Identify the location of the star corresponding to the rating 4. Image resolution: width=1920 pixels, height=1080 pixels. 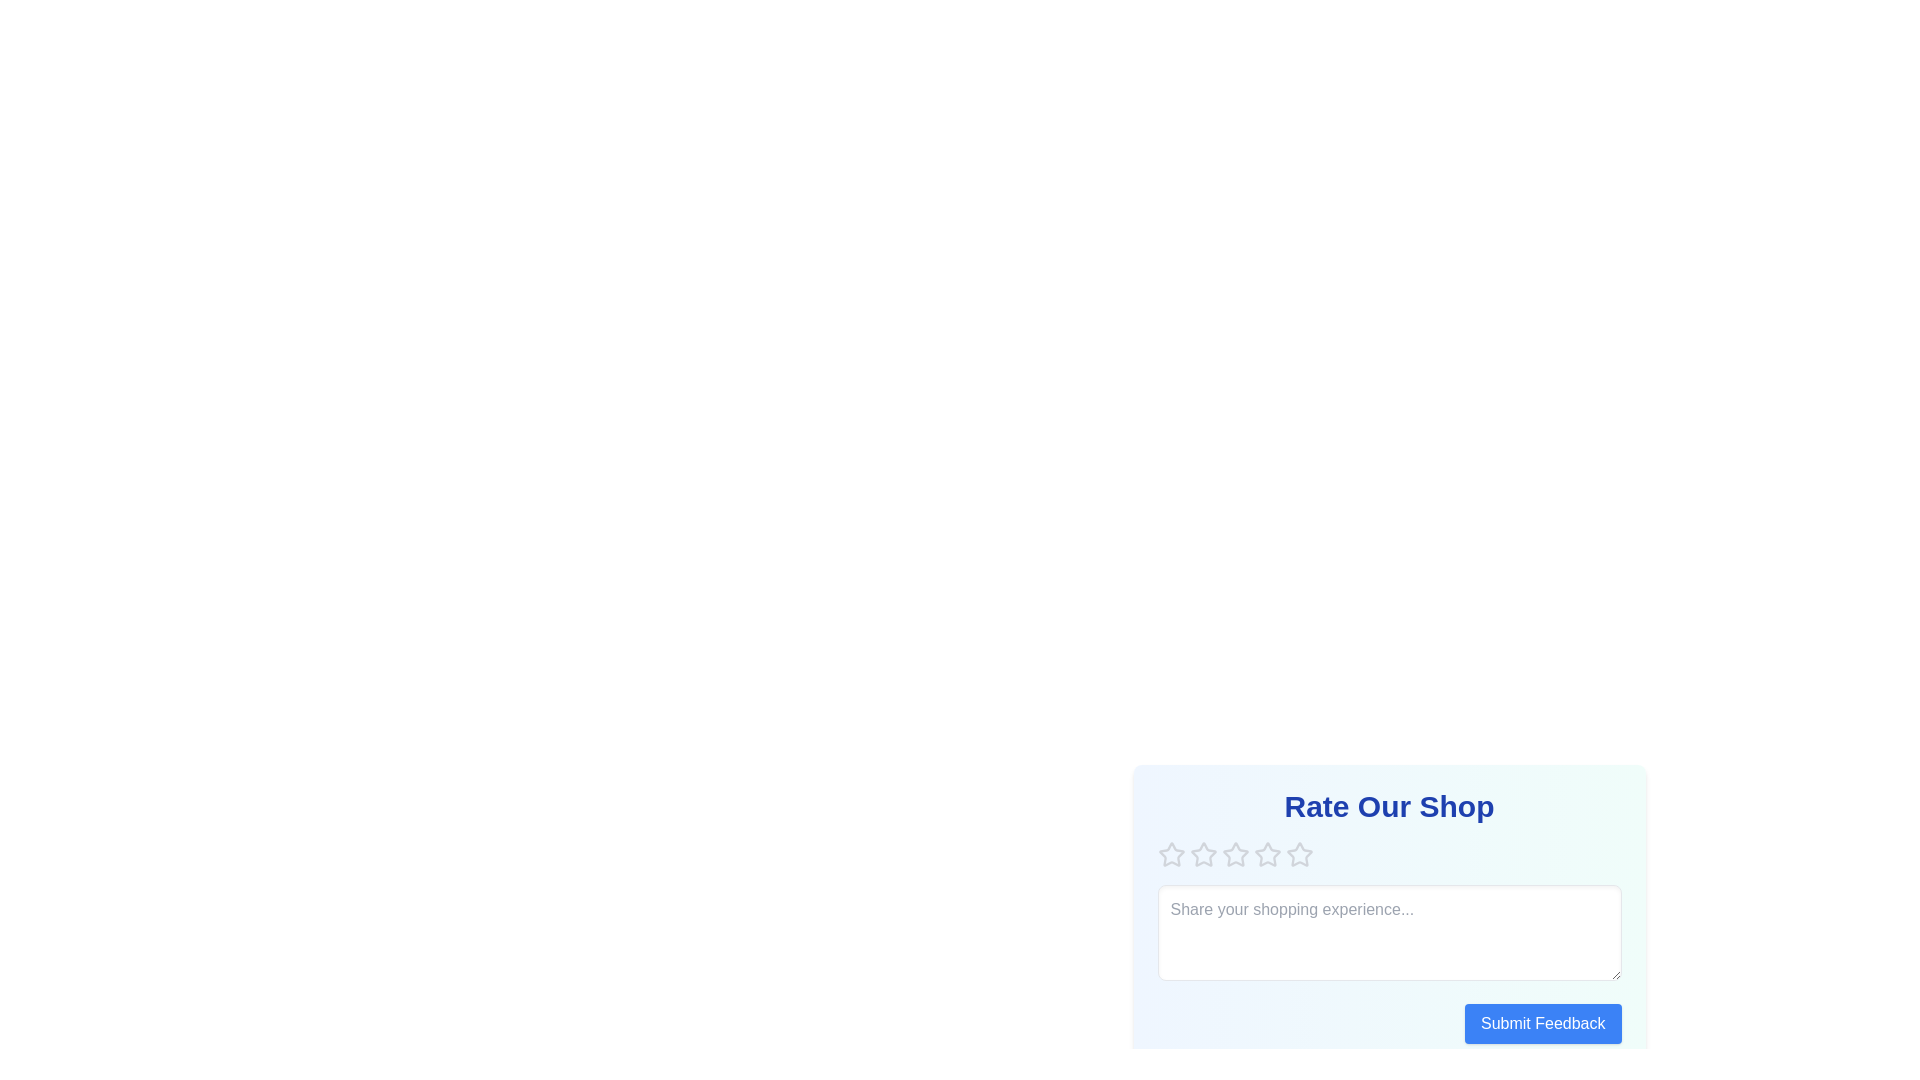
(1266, 855).